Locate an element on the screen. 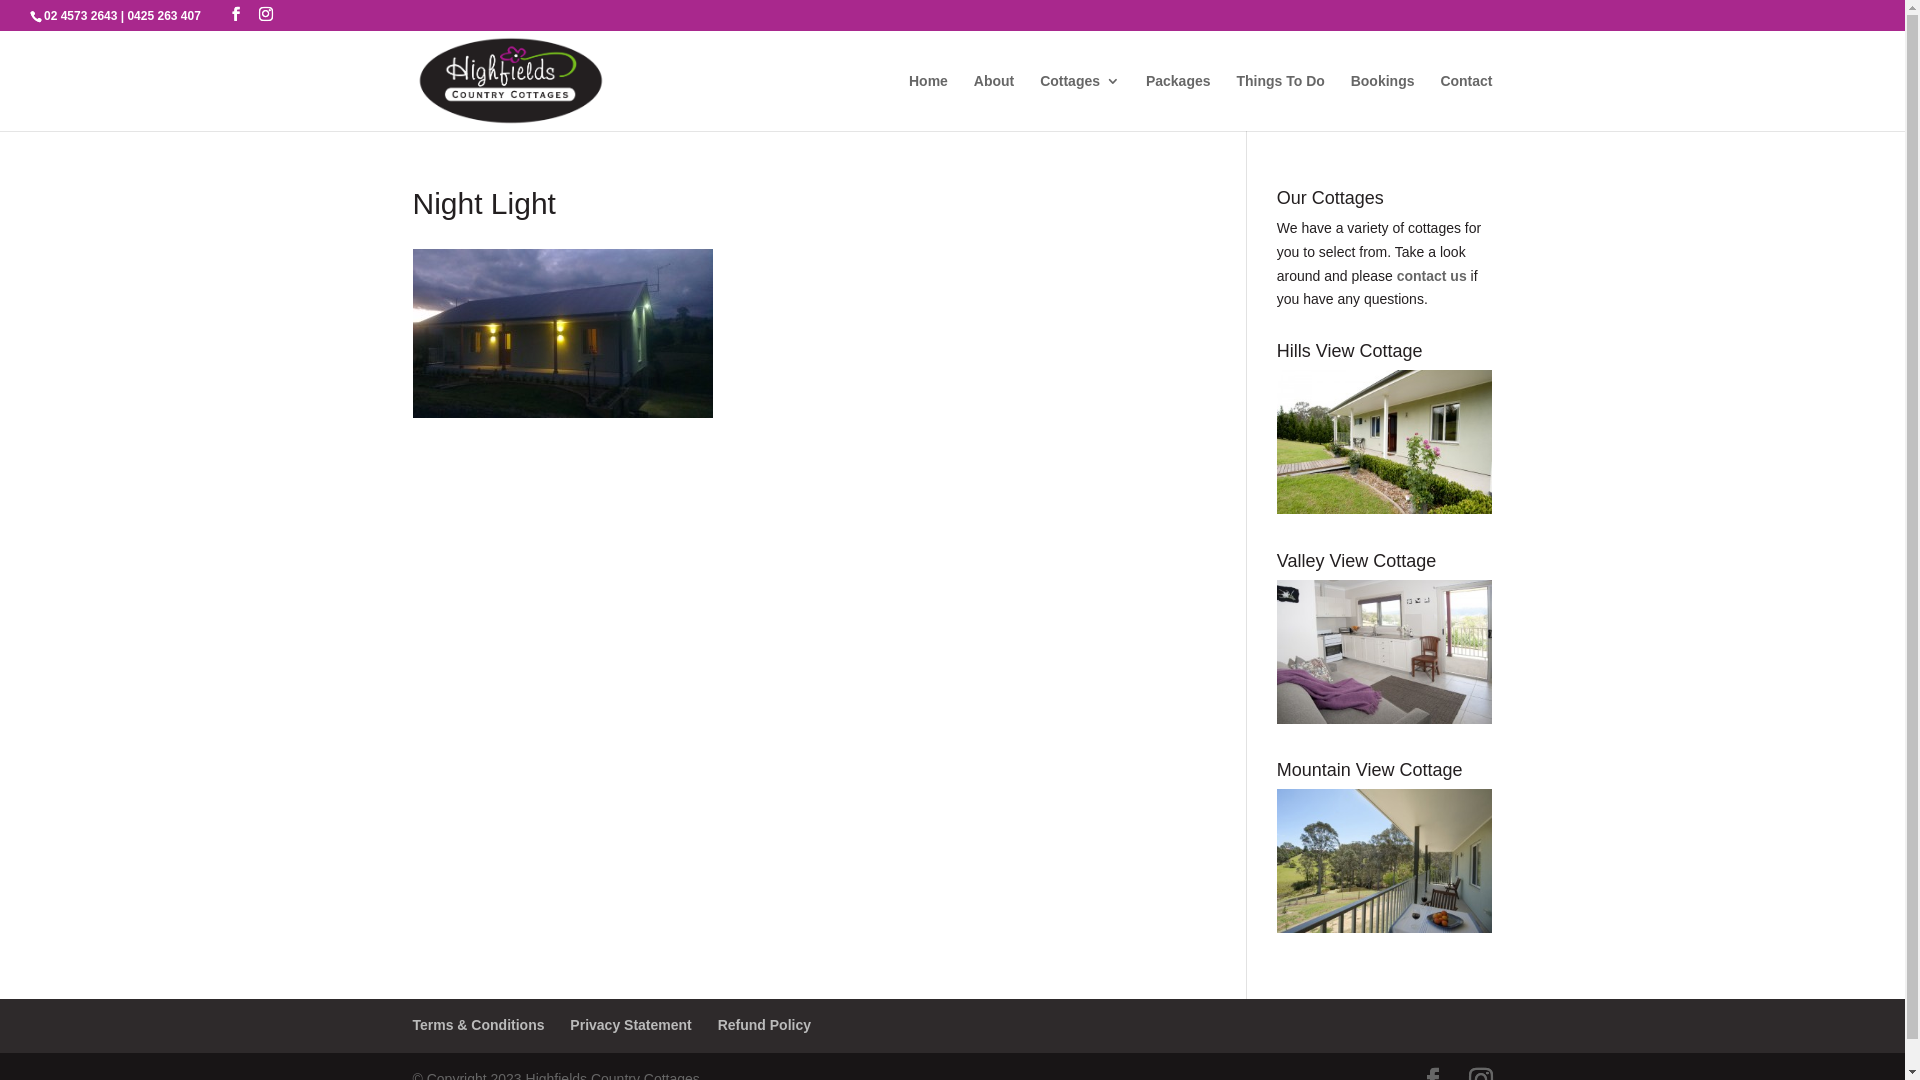  'Terms & Conditions' is located at coordinates (477, 1025).